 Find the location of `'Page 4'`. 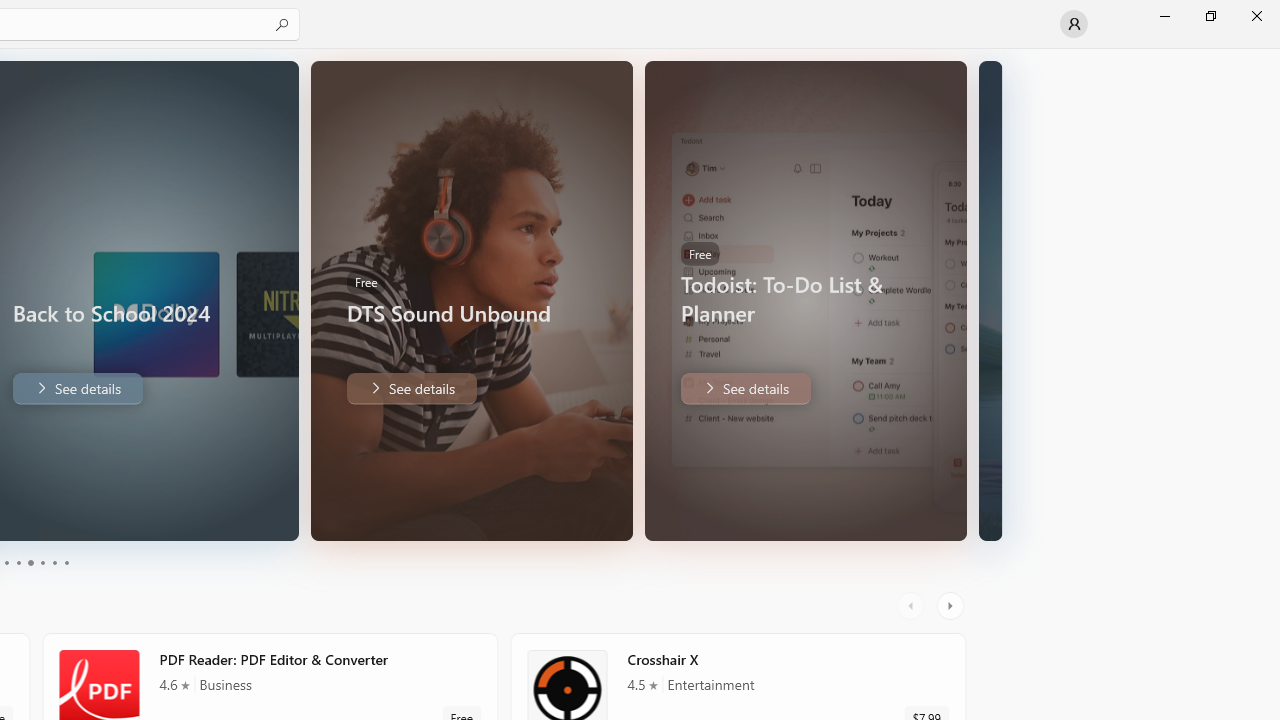

'Page 4' is located at coordinates (42, 563).